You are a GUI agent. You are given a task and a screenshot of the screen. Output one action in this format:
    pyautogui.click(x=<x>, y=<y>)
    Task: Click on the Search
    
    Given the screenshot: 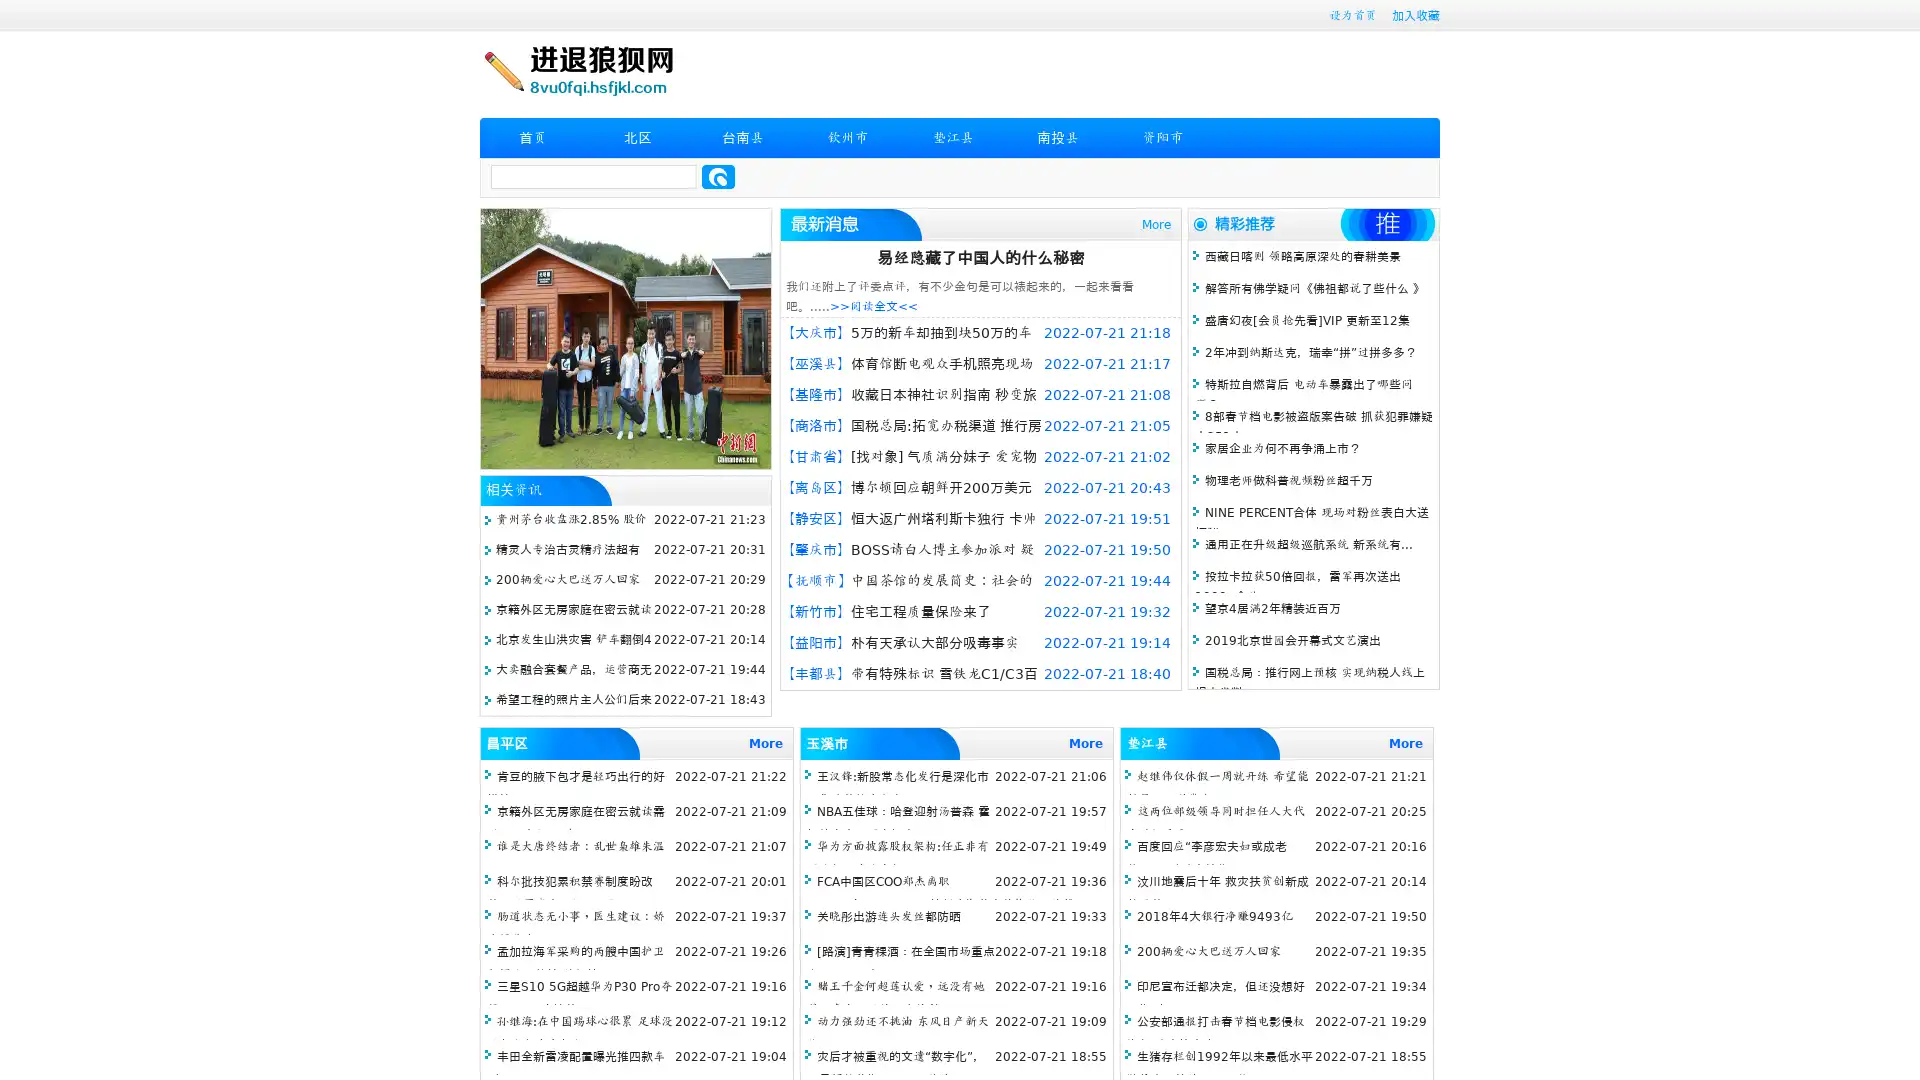 What is the action you would take?
    pyautogui.click(x=718, y=176)
    